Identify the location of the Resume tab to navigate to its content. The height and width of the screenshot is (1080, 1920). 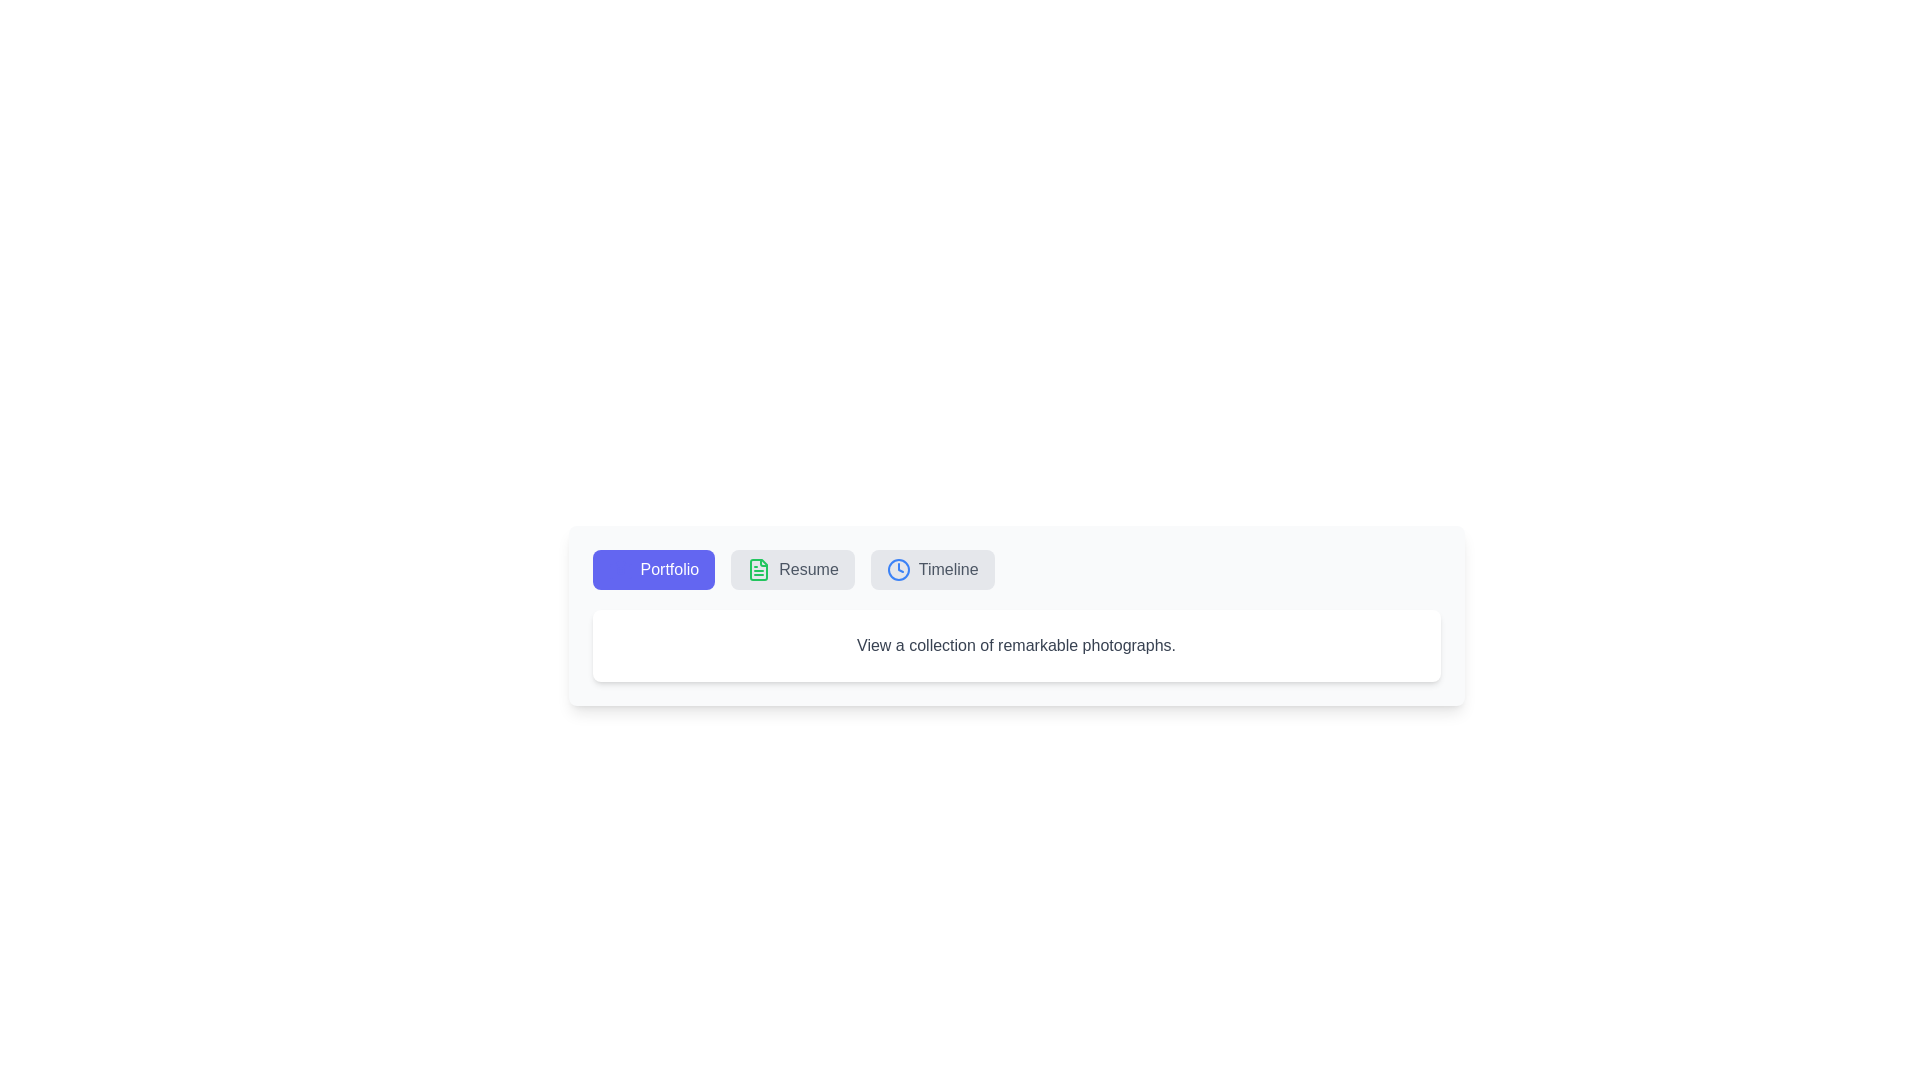
(791, 570).